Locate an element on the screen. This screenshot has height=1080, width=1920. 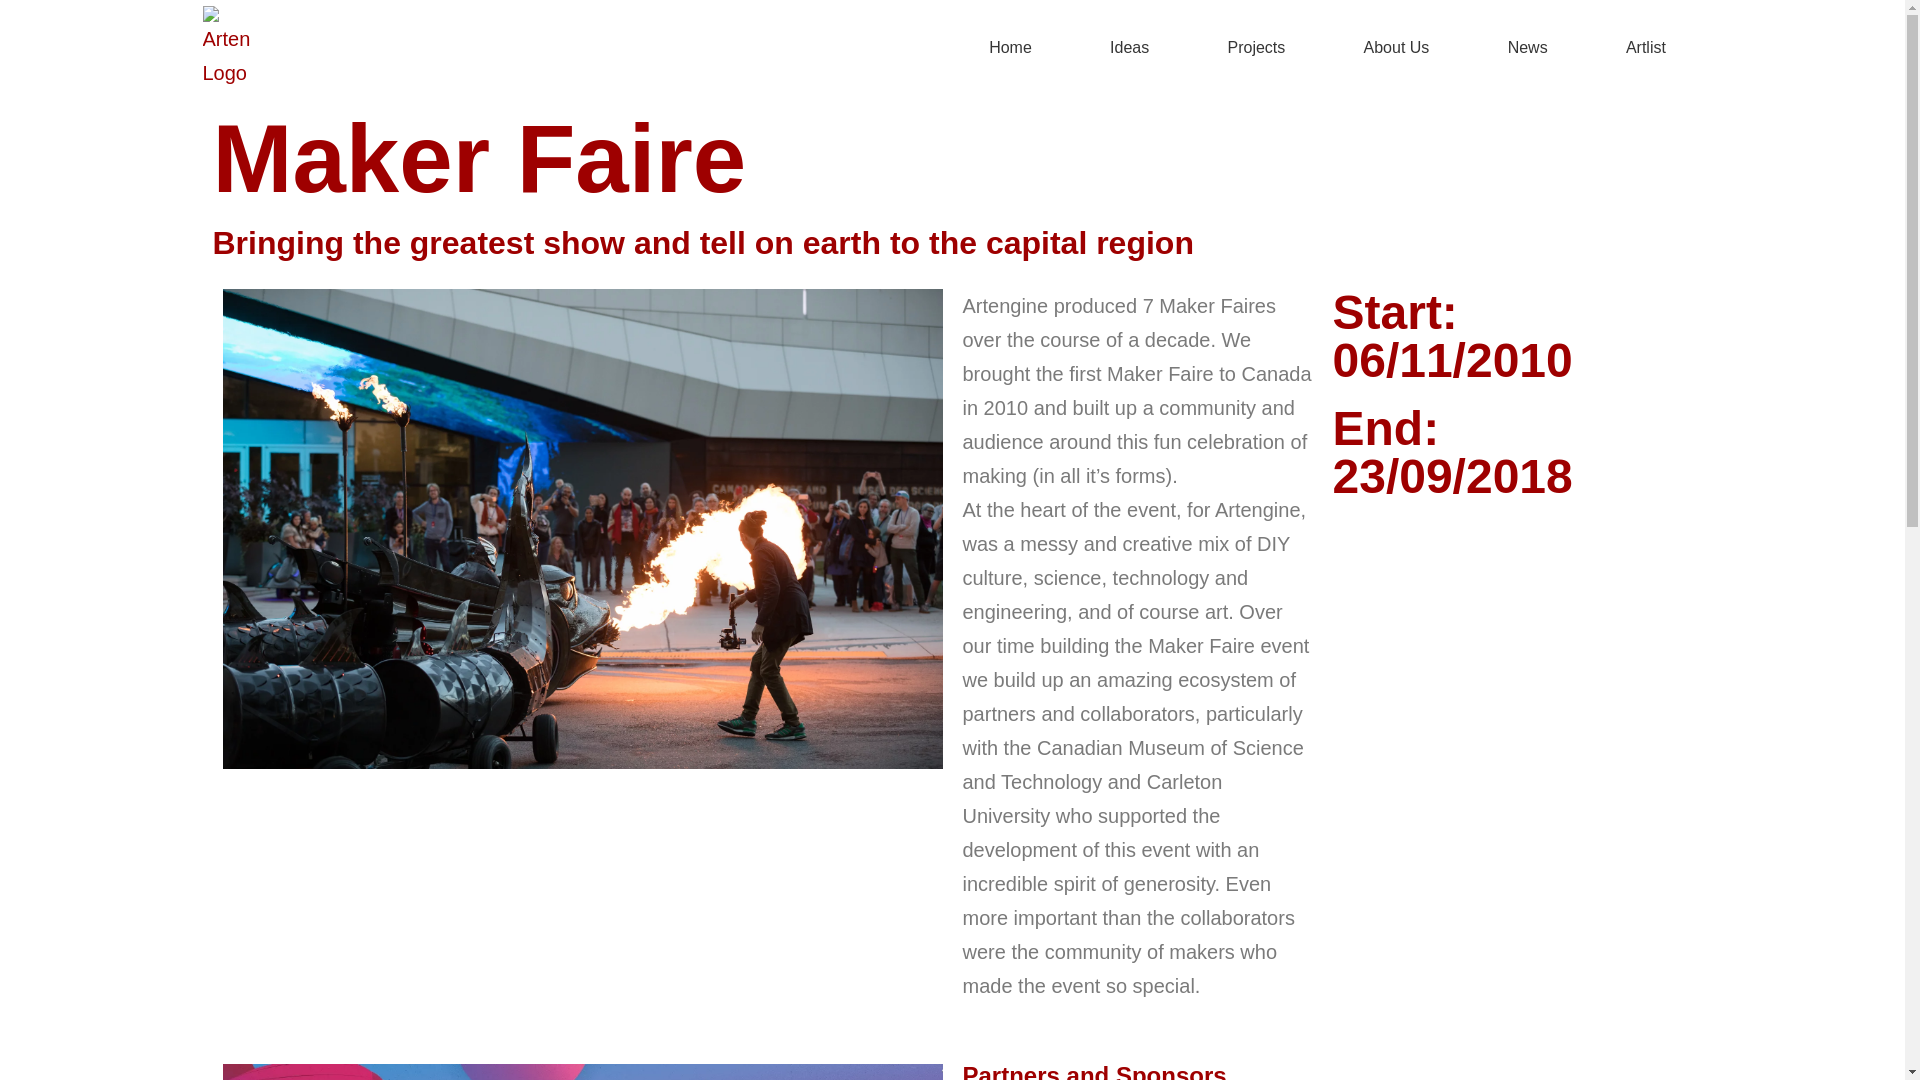
'Artlist' is located at coordinates (1645, 46).